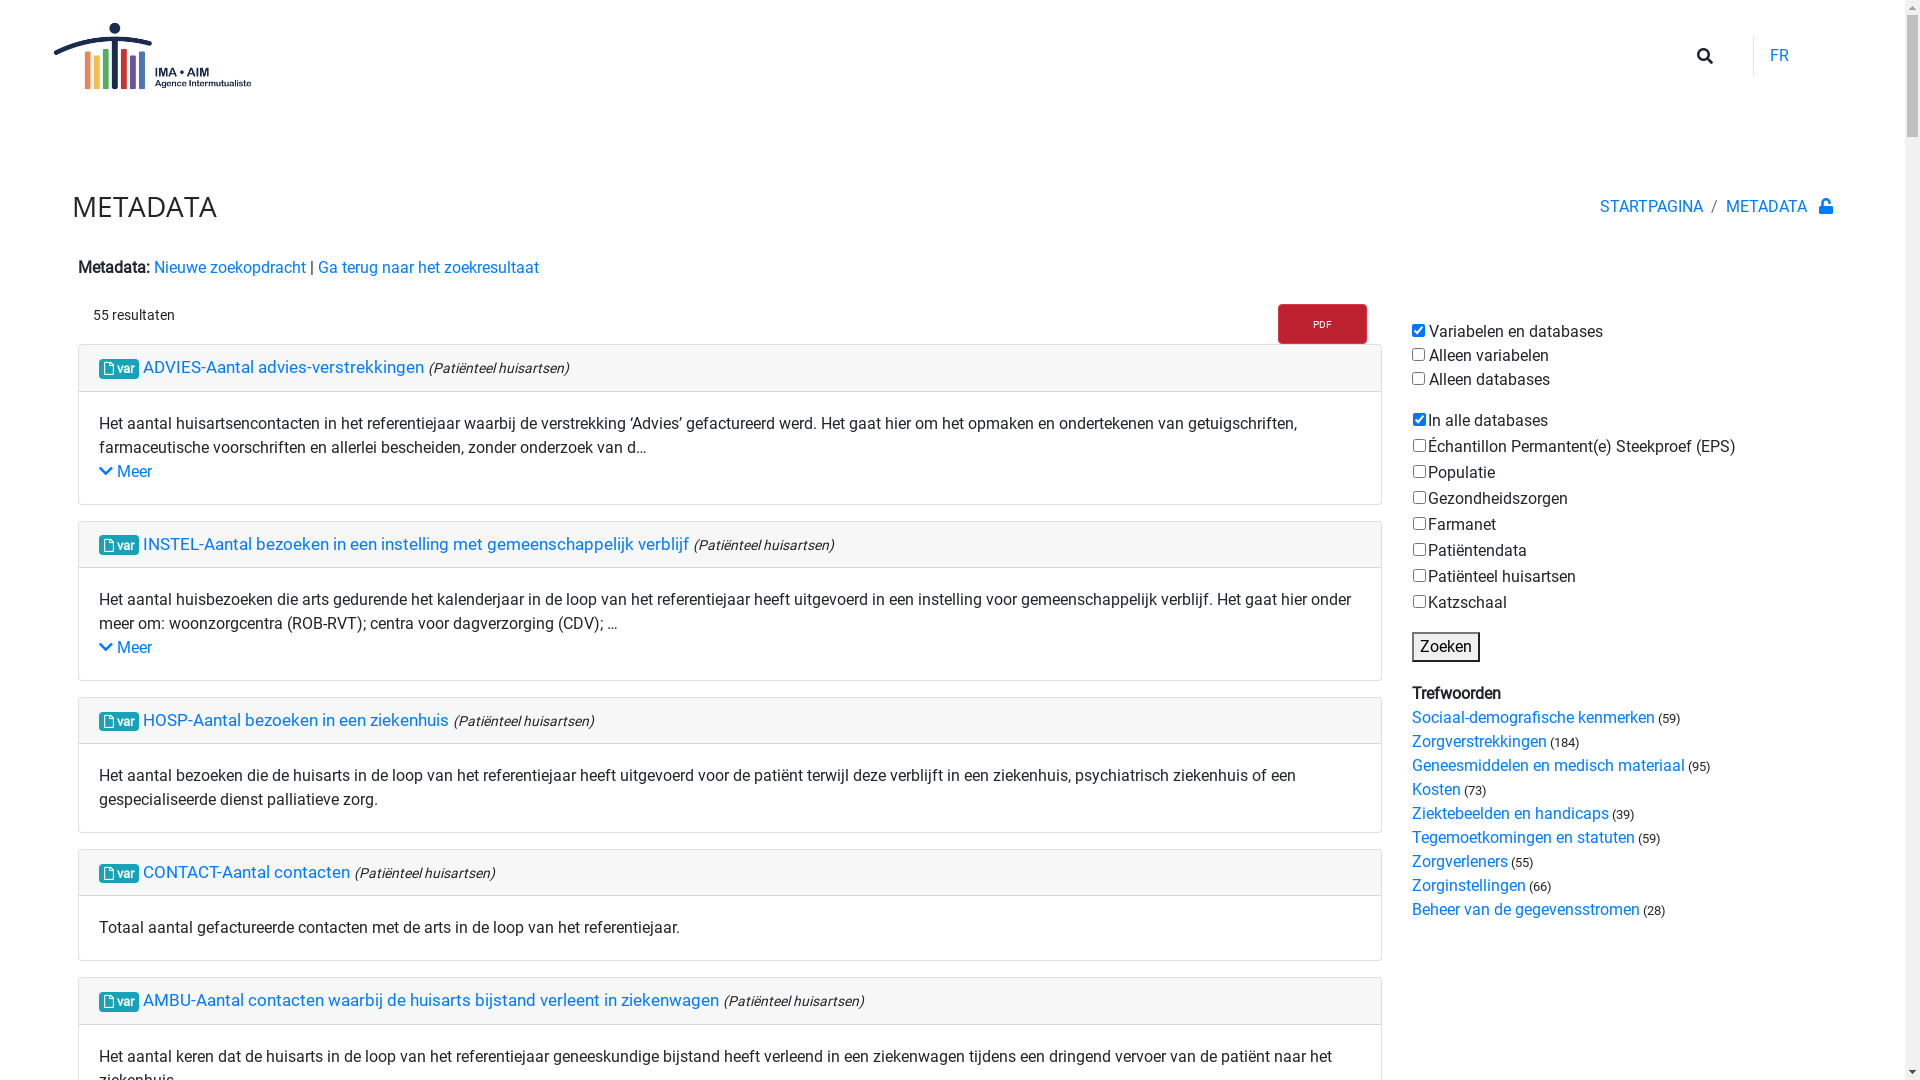 The image size is (1920, 1080). Describe the element at coordinates (1547, 765) in the screenshot. I see `'Geneesmiddelen en medisch materiaal'` at that location.